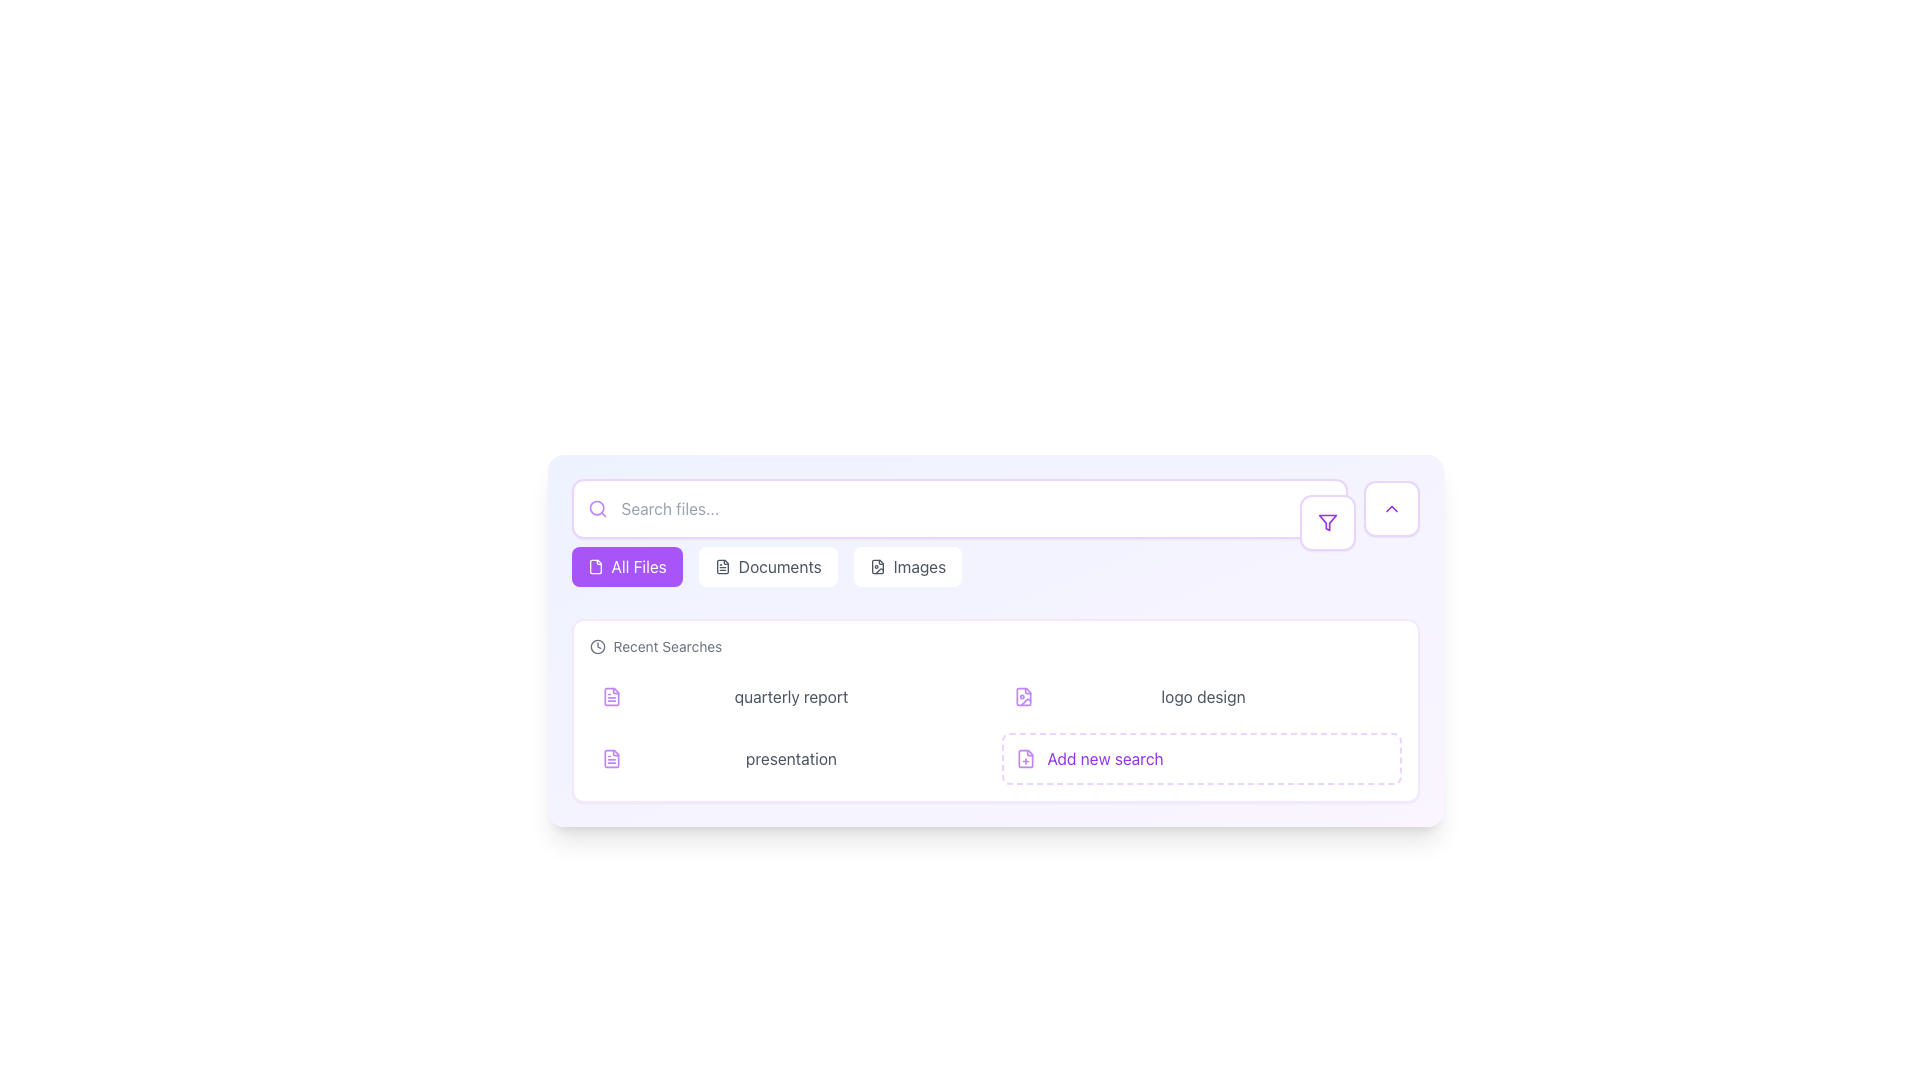 The image size is (1920, 1080). What do you see at coordinates (610, 759) in the screenshot?
I see `the document outline icon with a purple hue located to the left of the text label 'presentation' in the recent search entry beneath the 'All Files' section` at bounding box center [610, 759].